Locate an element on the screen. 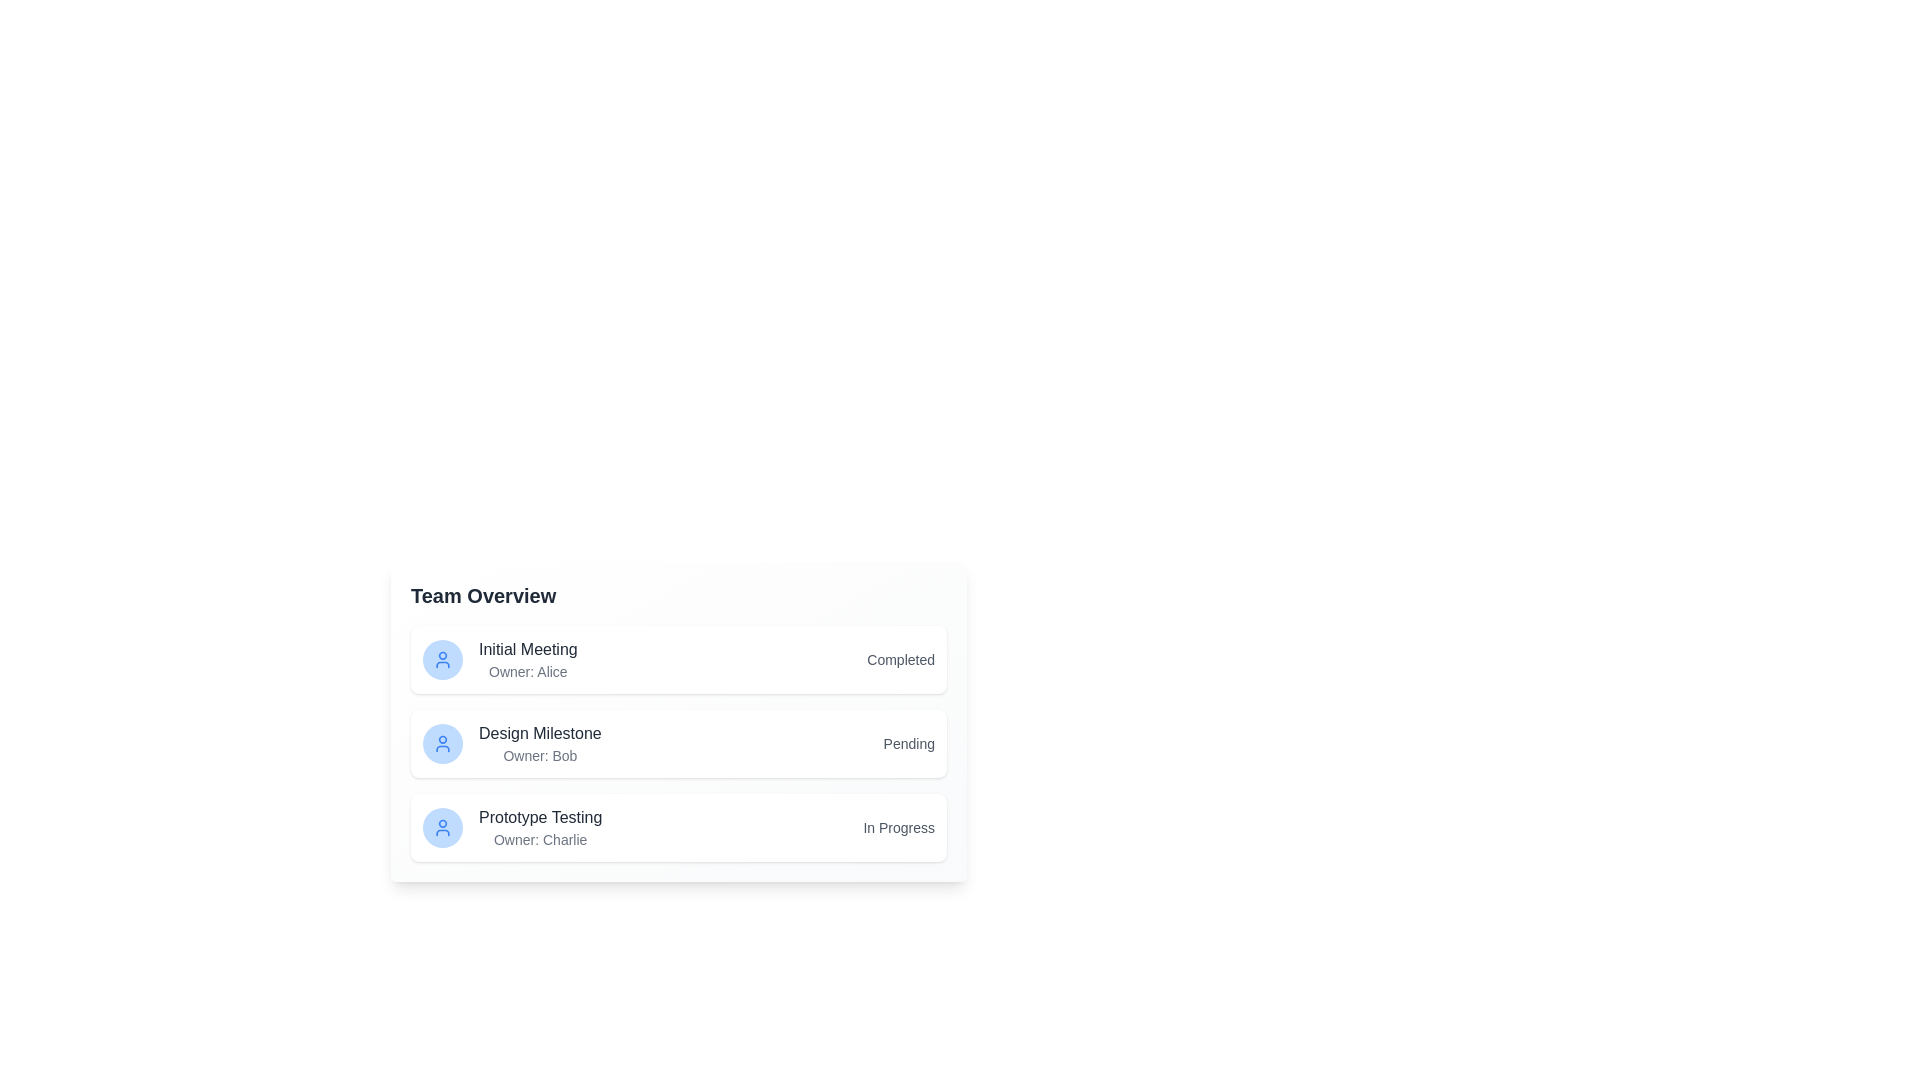 The image size is (1920, 1080). the text label that displays 'Prototype Testing' and 'Owner: Charlie' in the 'Team Overview' section is located at coordinates (540, 828).